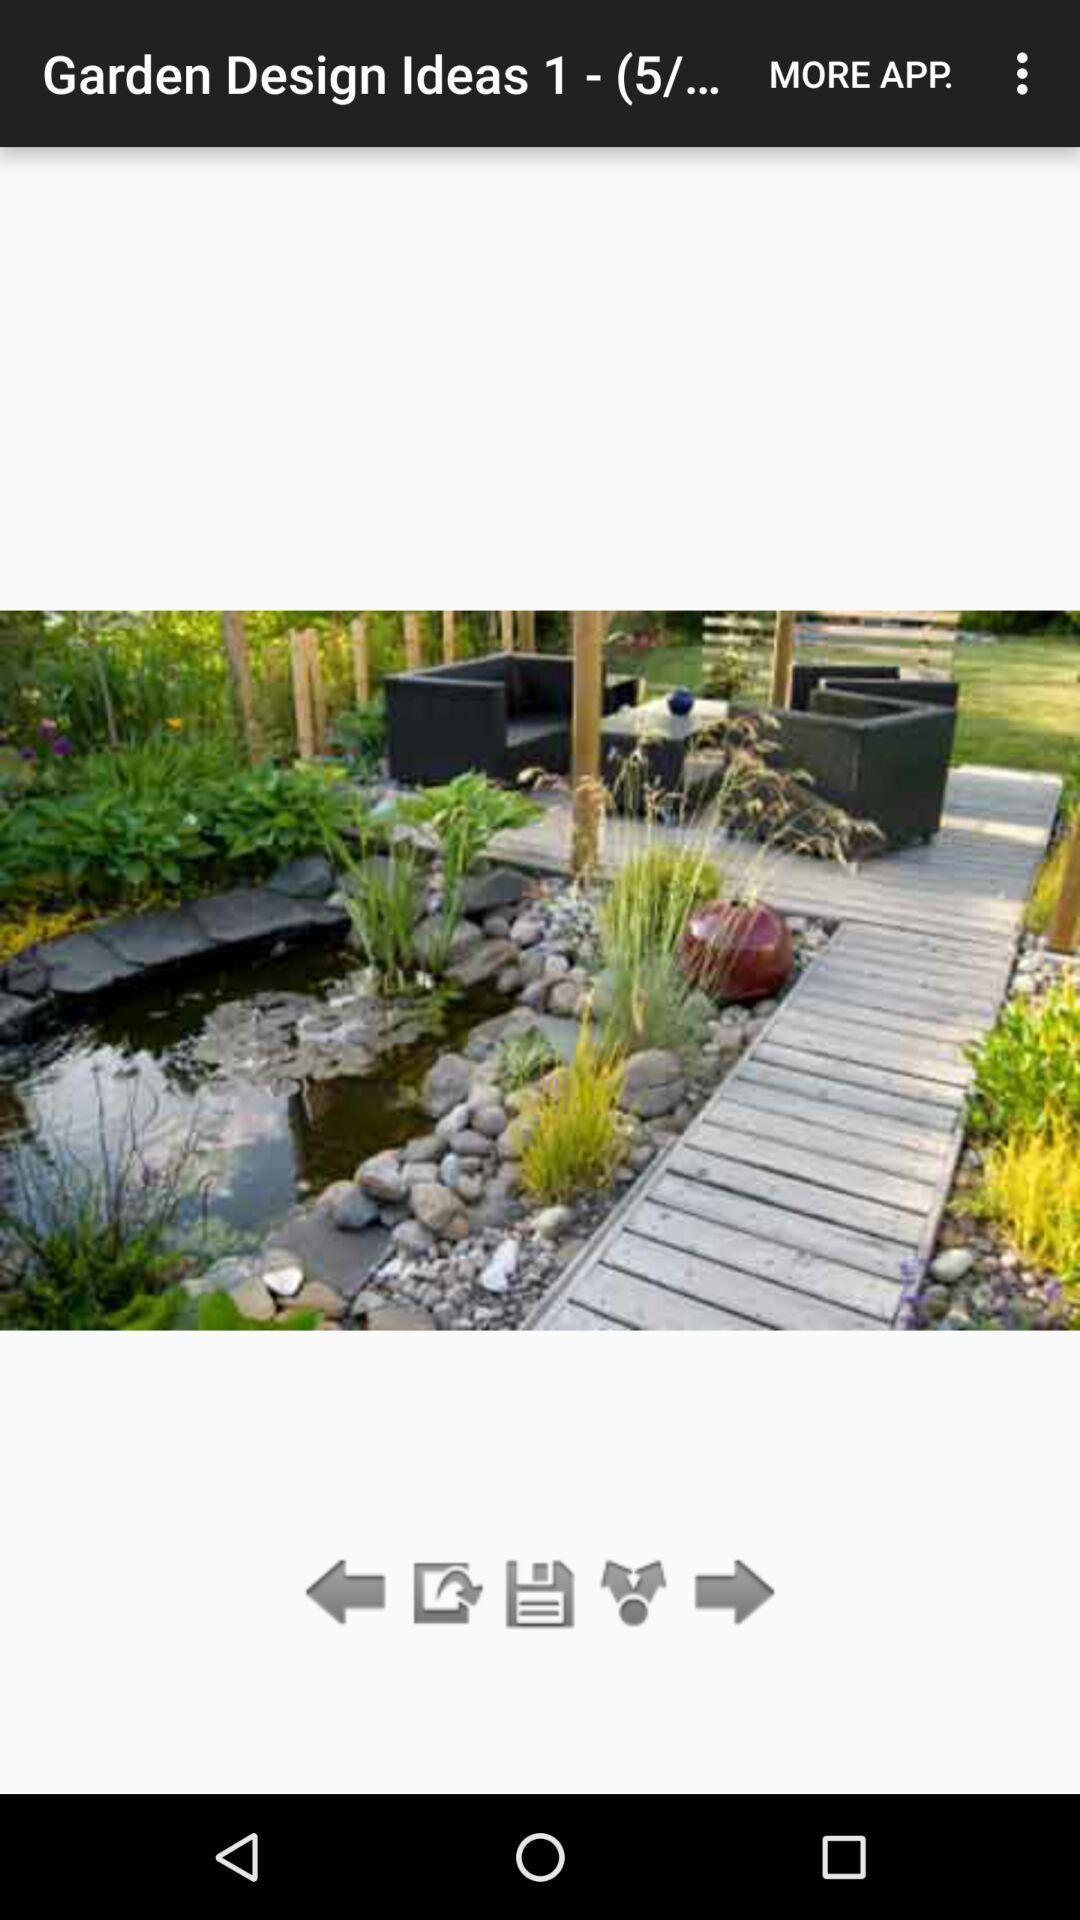 The height and width of the screenshot is (1920, 1080). Describe the element at coordinates (729, 1593) in the screenshot. I see `the arrow_forward icon` at that location.